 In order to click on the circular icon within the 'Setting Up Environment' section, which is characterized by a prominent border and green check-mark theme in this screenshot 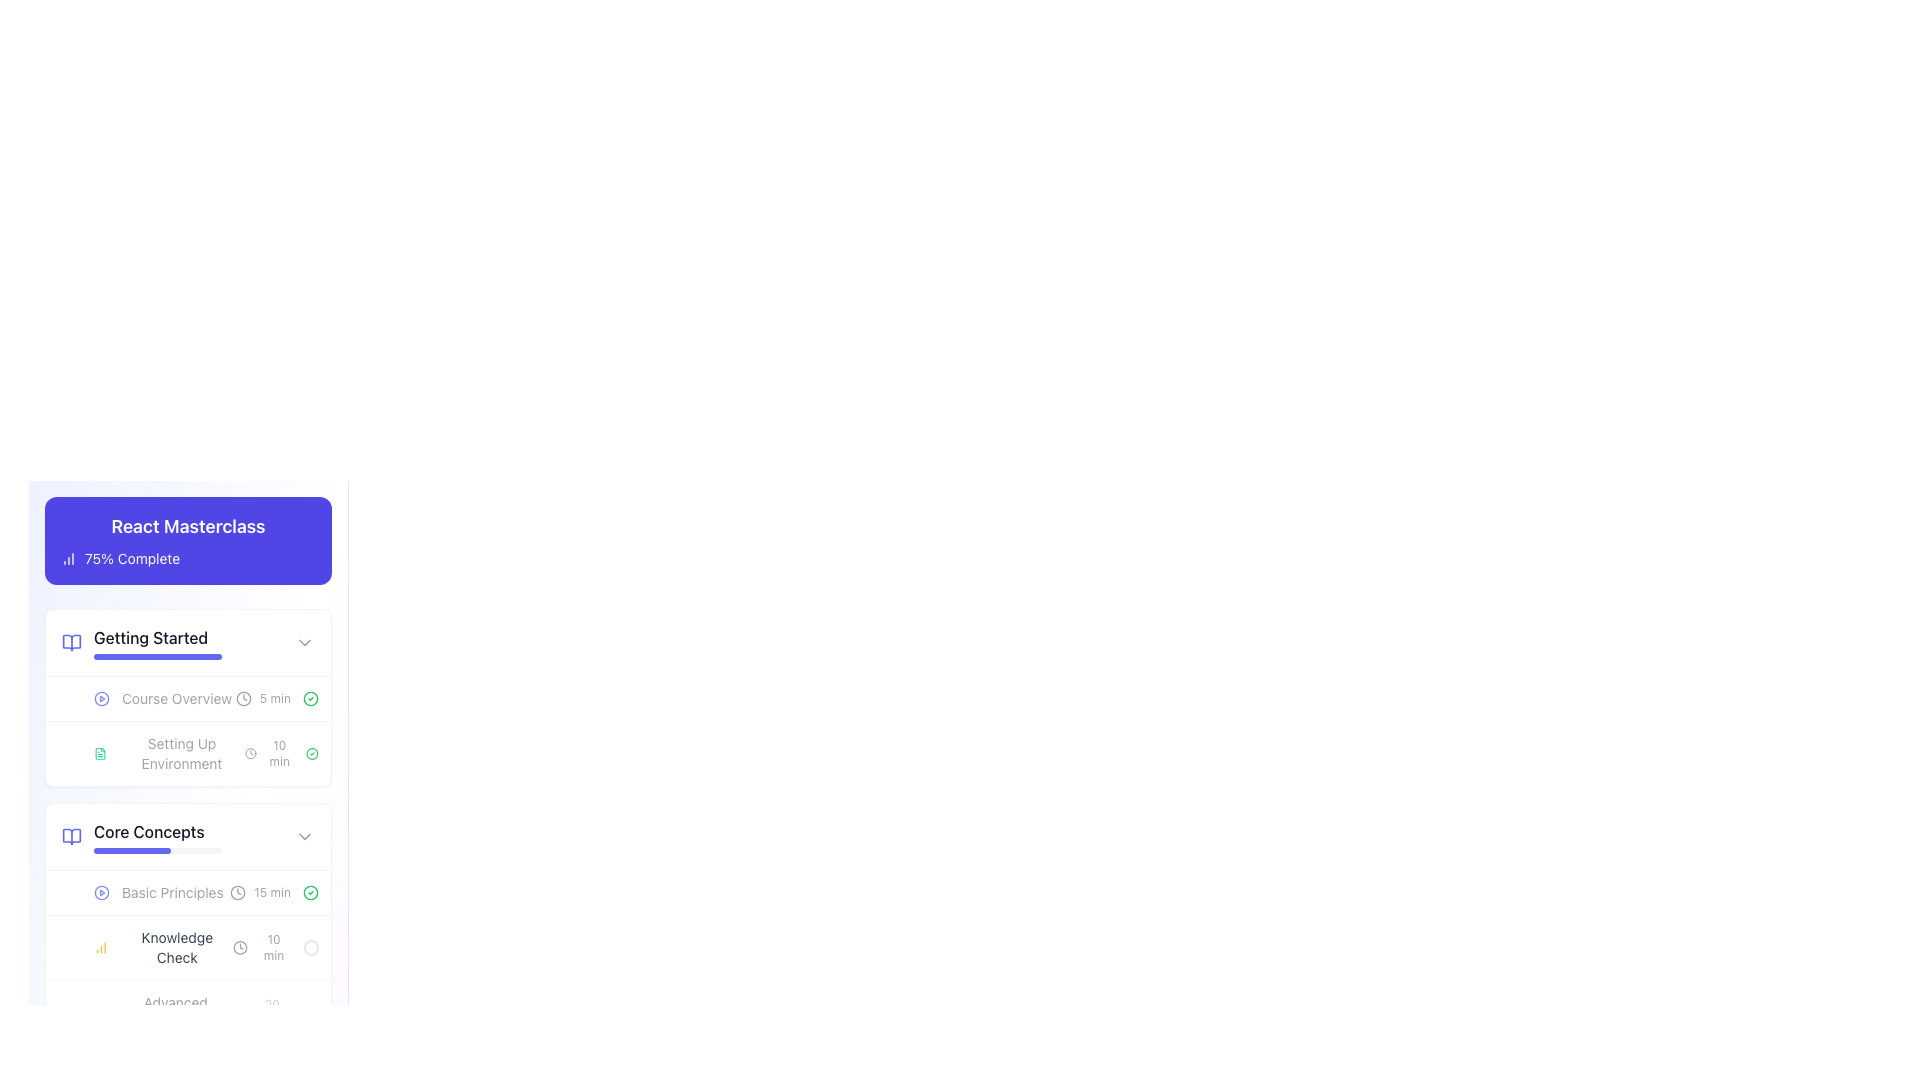, I will do `click(311, 753)`.